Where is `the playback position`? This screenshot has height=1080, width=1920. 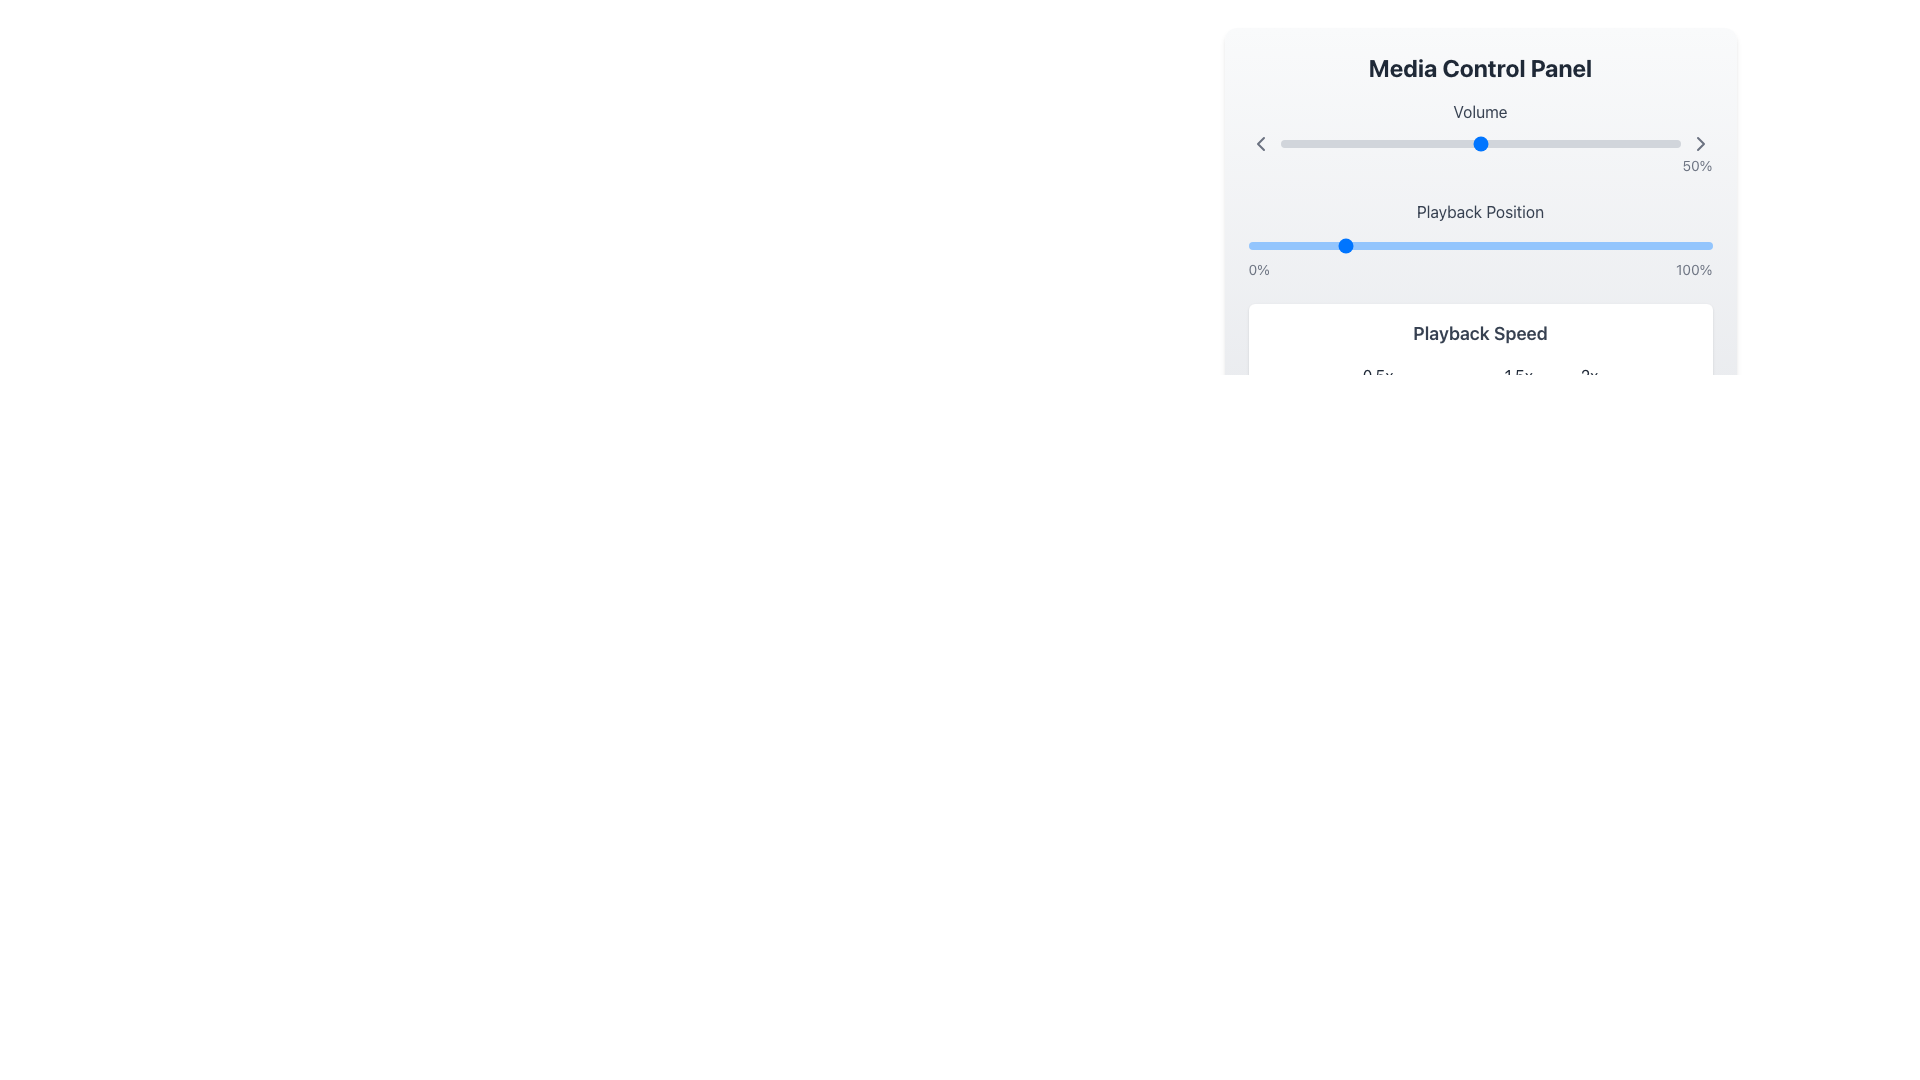 the playback position is located at coordinates (1350, 245).